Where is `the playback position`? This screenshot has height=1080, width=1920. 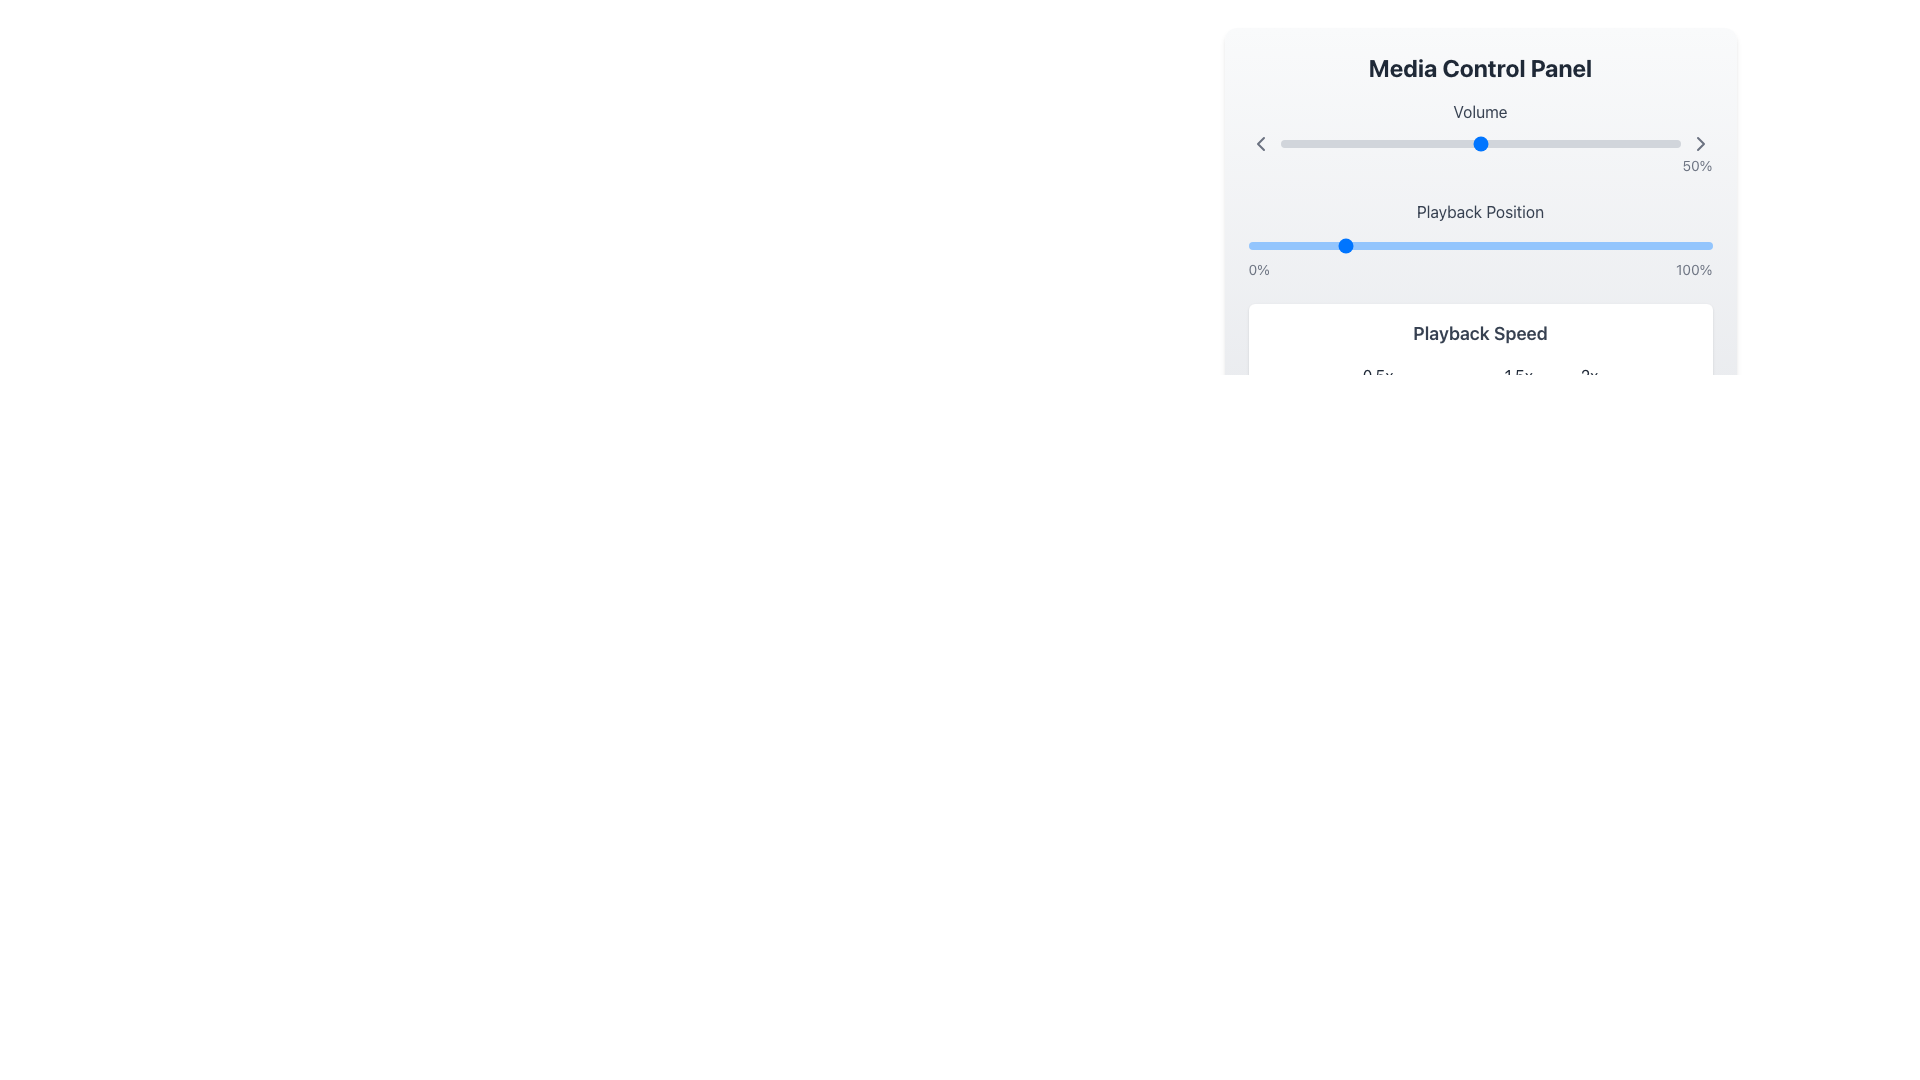 the playback position is located at coordinates (1350, 245).